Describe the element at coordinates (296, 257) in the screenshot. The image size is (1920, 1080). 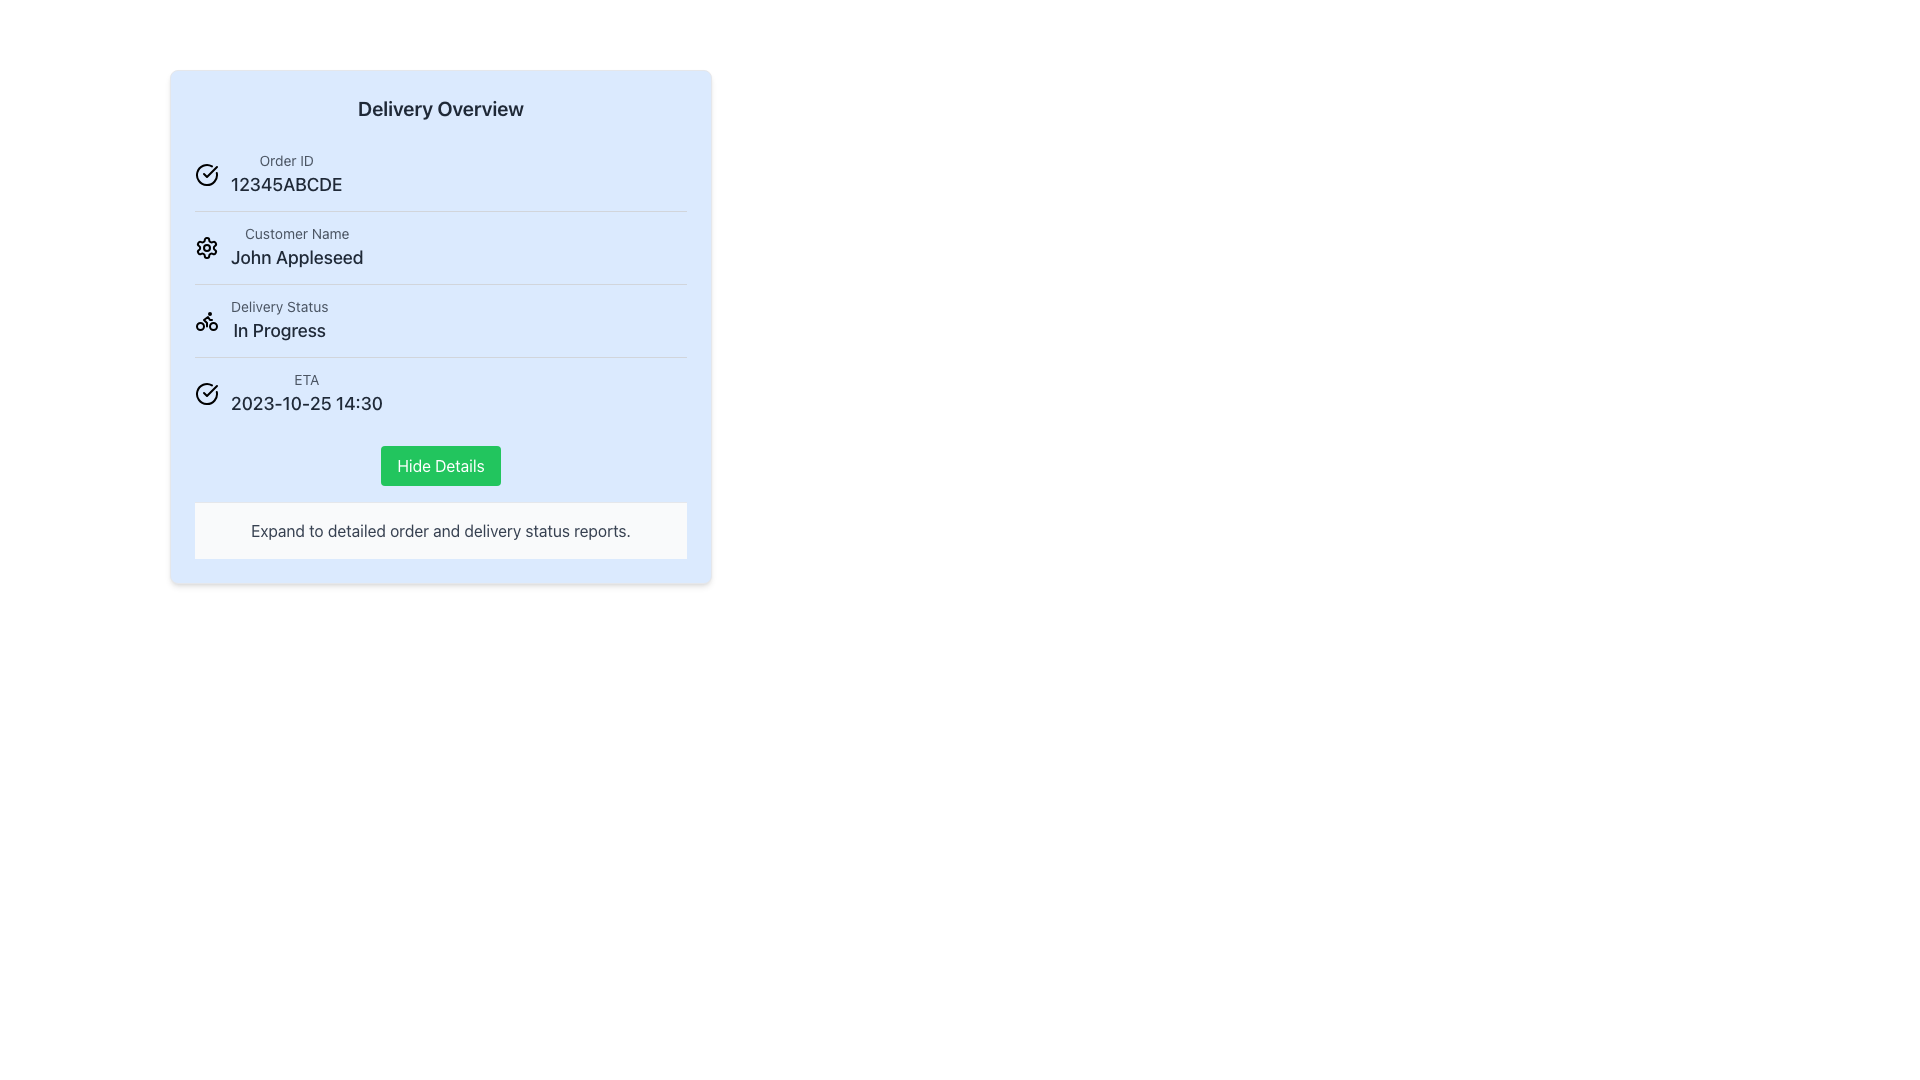
I see `the static text label displaying the customer name, positioned below the 'Delivery Overview' title and under the 'Customer Name' label` at that location.